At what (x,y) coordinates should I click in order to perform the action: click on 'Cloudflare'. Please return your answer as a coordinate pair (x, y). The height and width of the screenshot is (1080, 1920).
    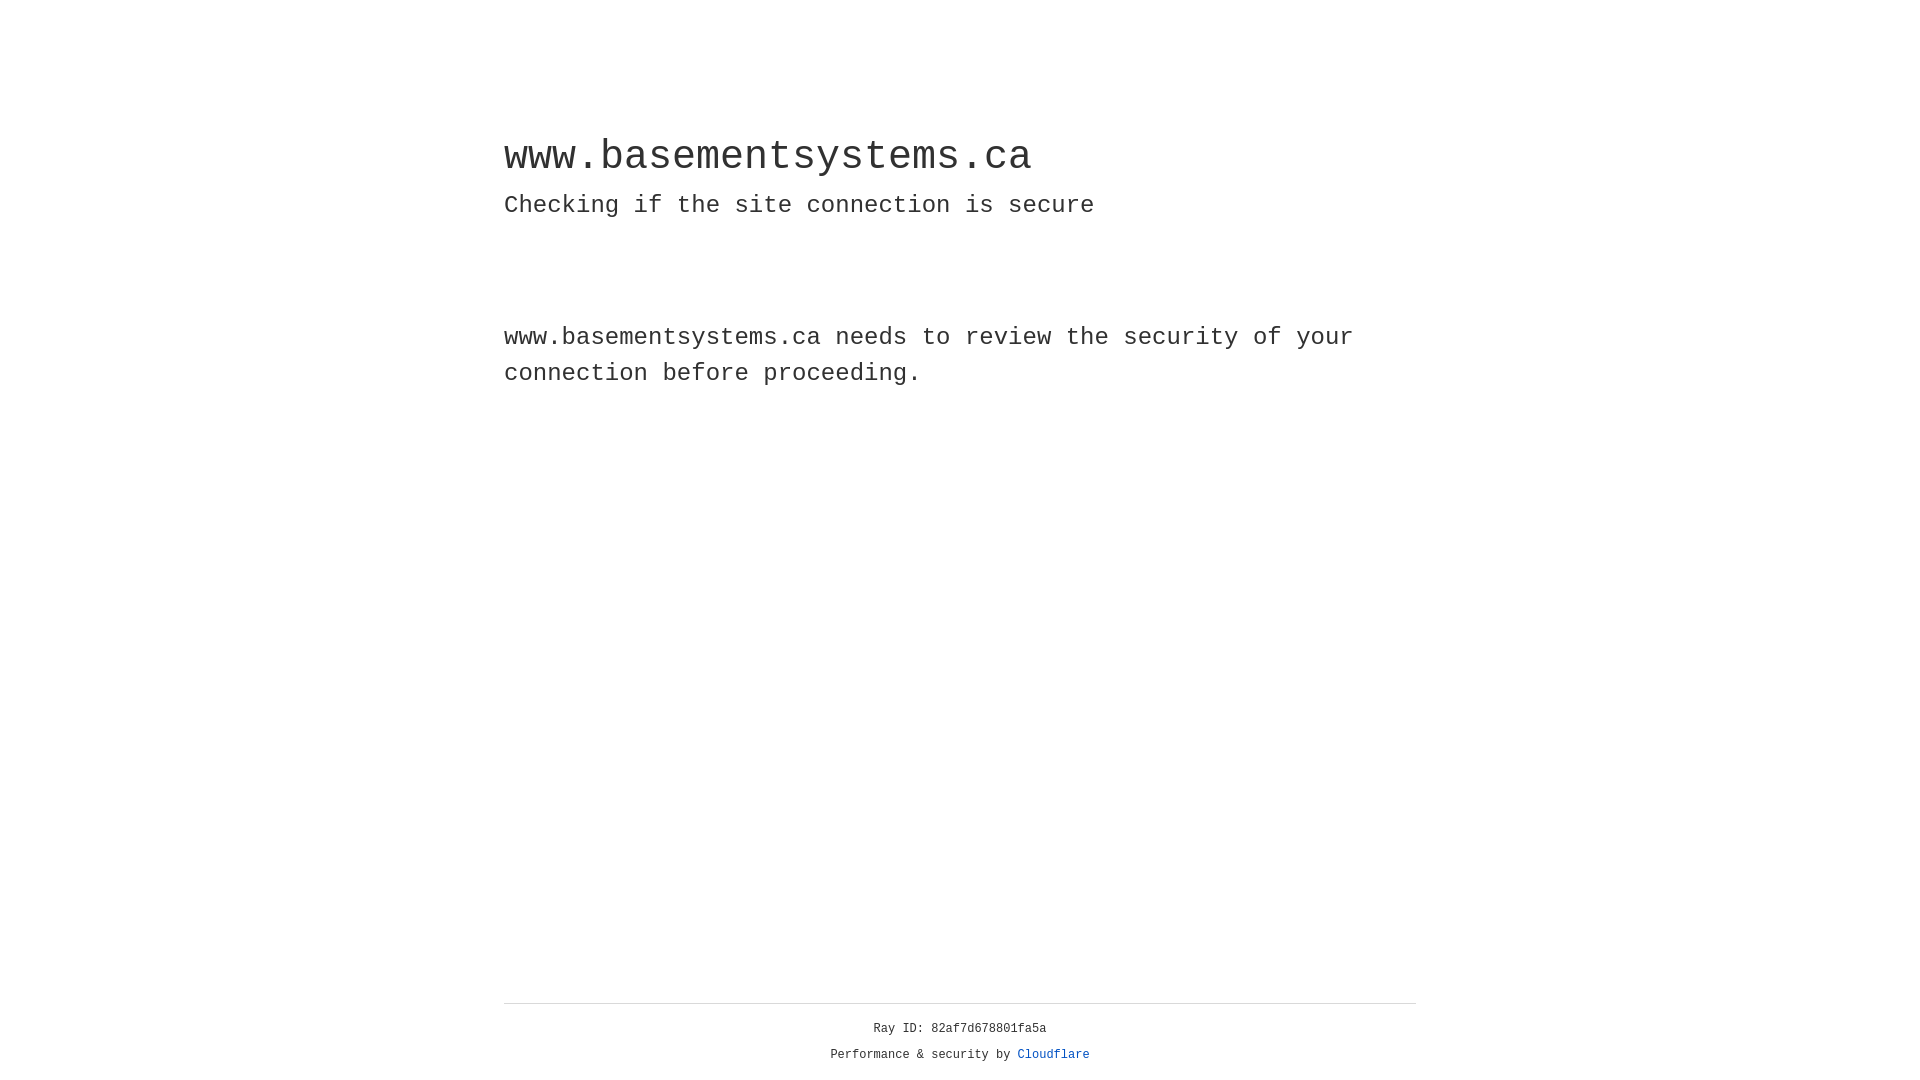
    Looking at the image, I should click on (1053, 1054).